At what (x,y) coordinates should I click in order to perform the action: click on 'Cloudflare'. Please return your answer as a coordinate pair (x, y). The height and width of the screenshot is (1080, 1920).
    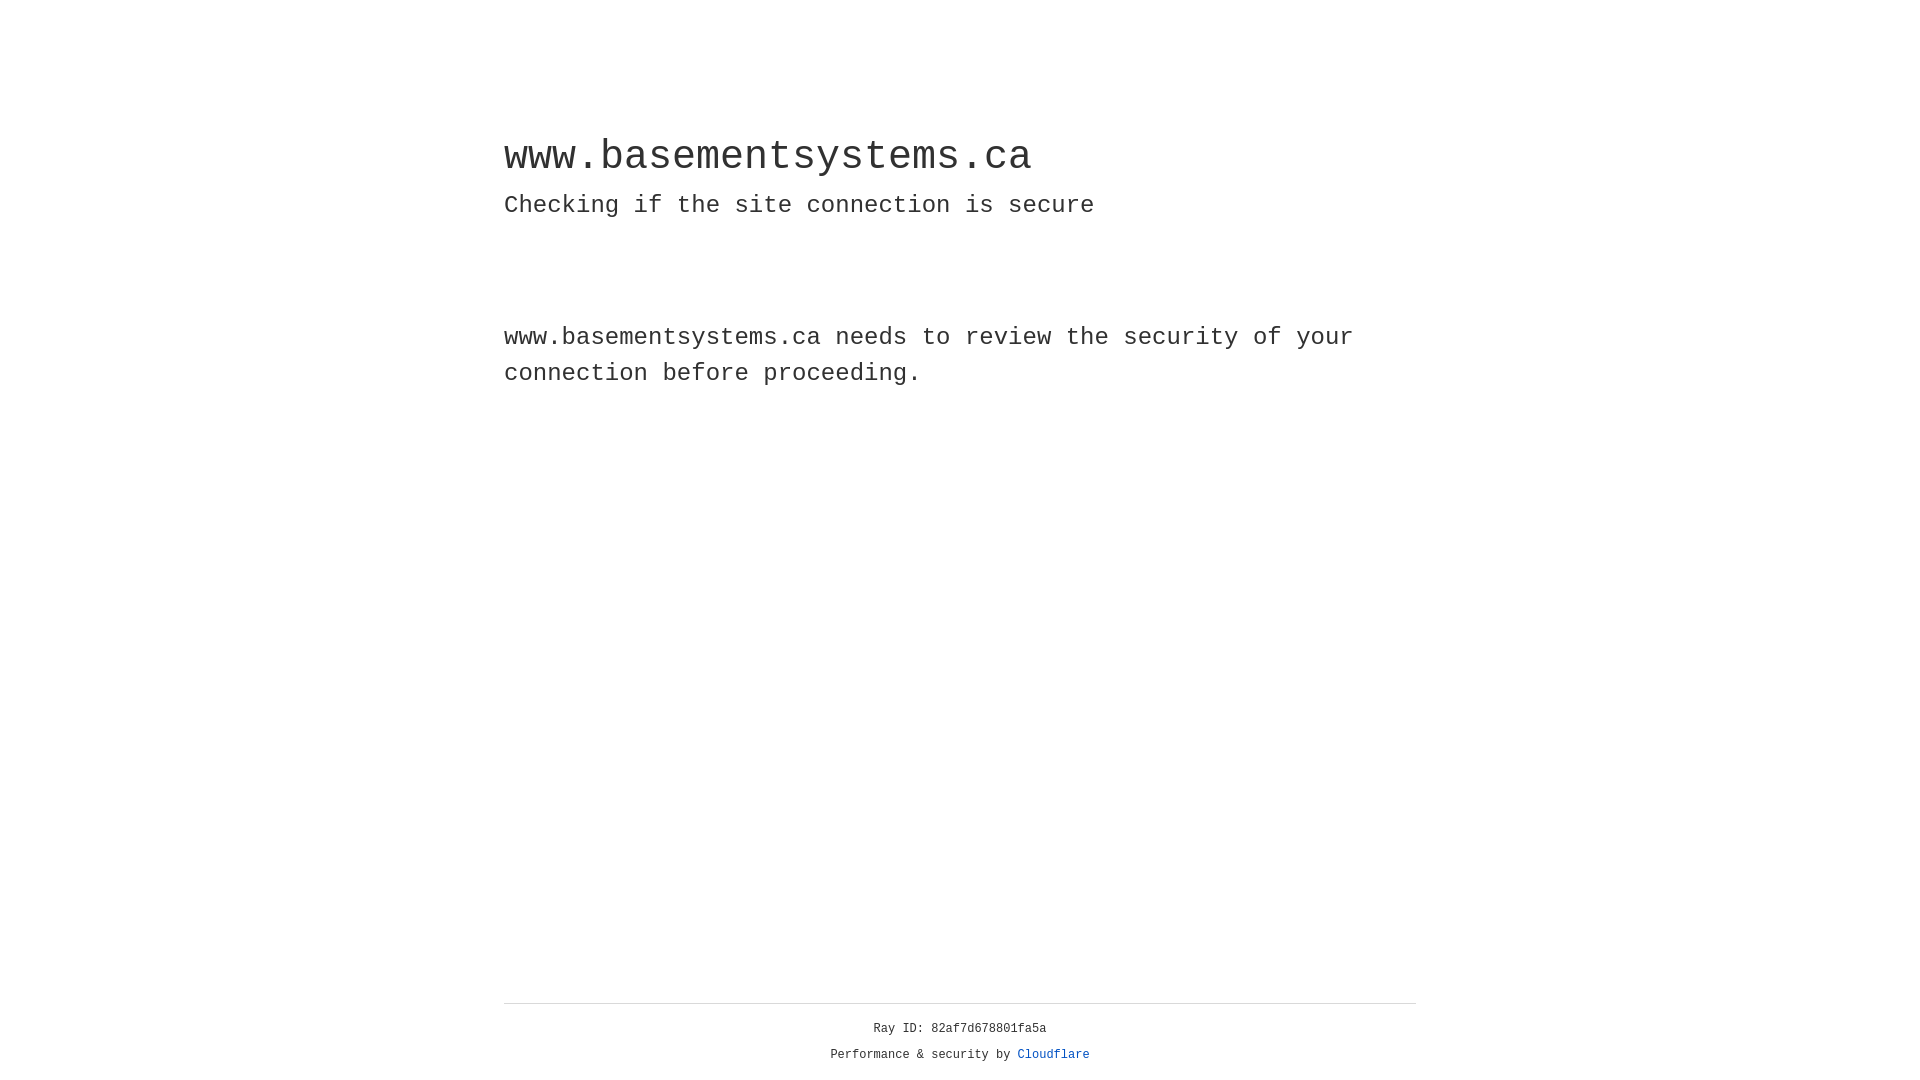
    Looking at the image, I should click on (1053, 1054).